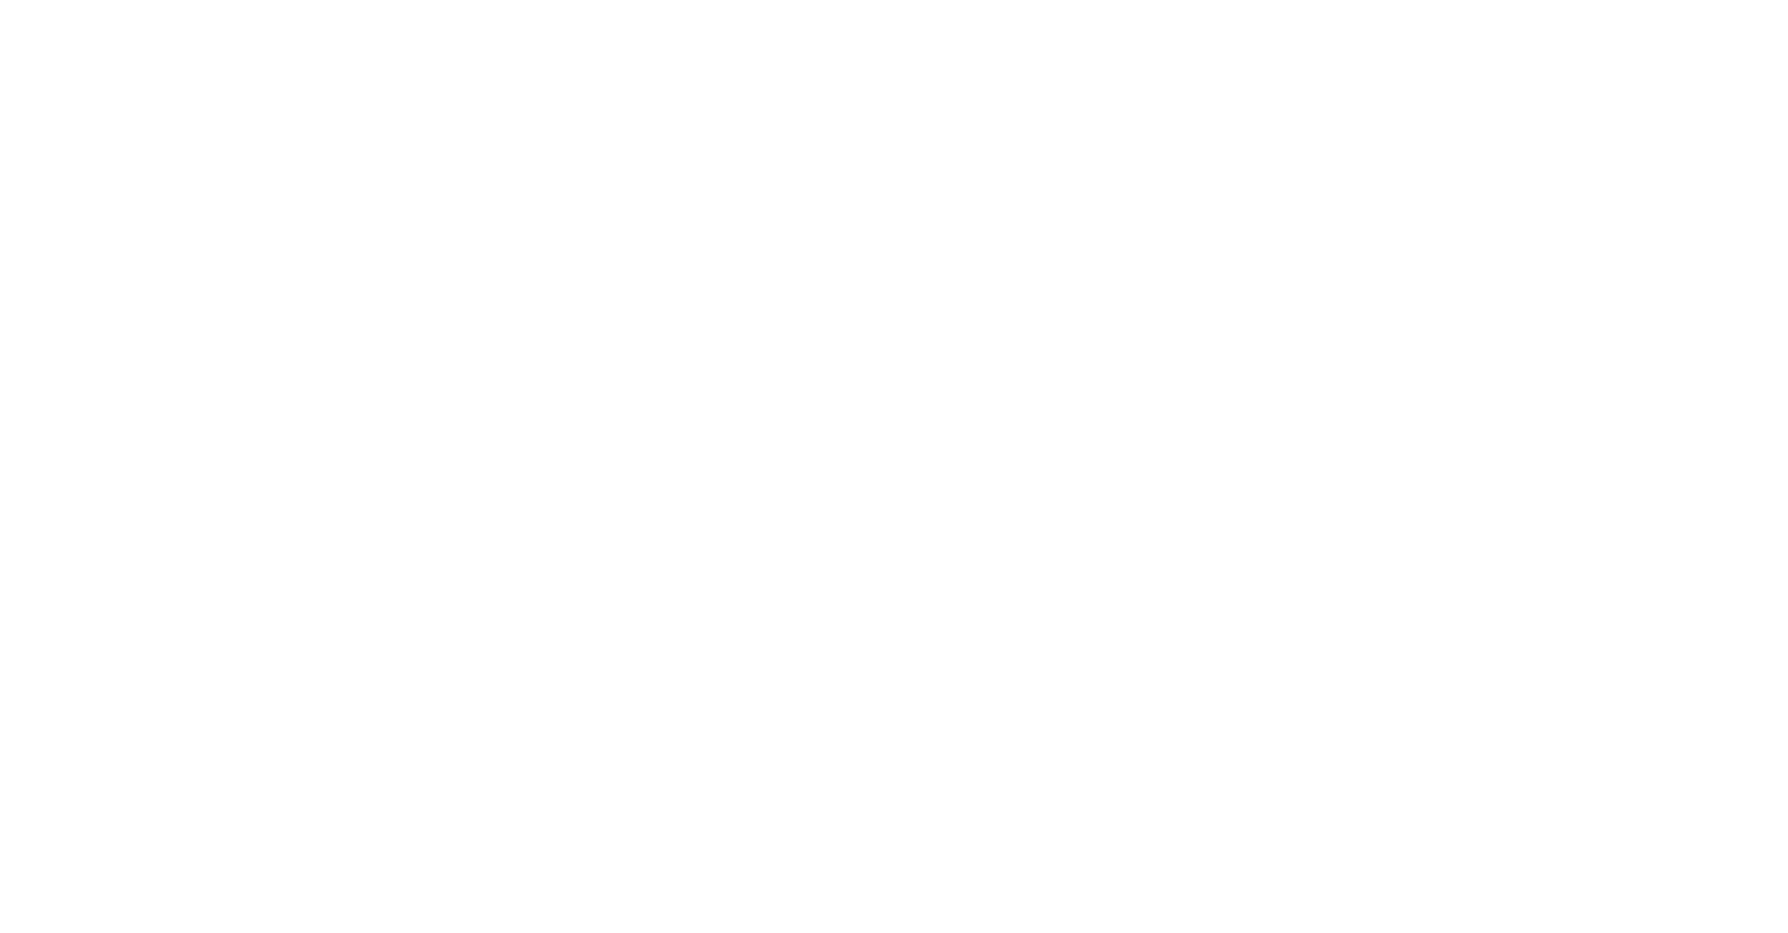 This screenshot has height=933, width=1788. I want to click on 'FuE-Projektförderung', so click(81, 611).